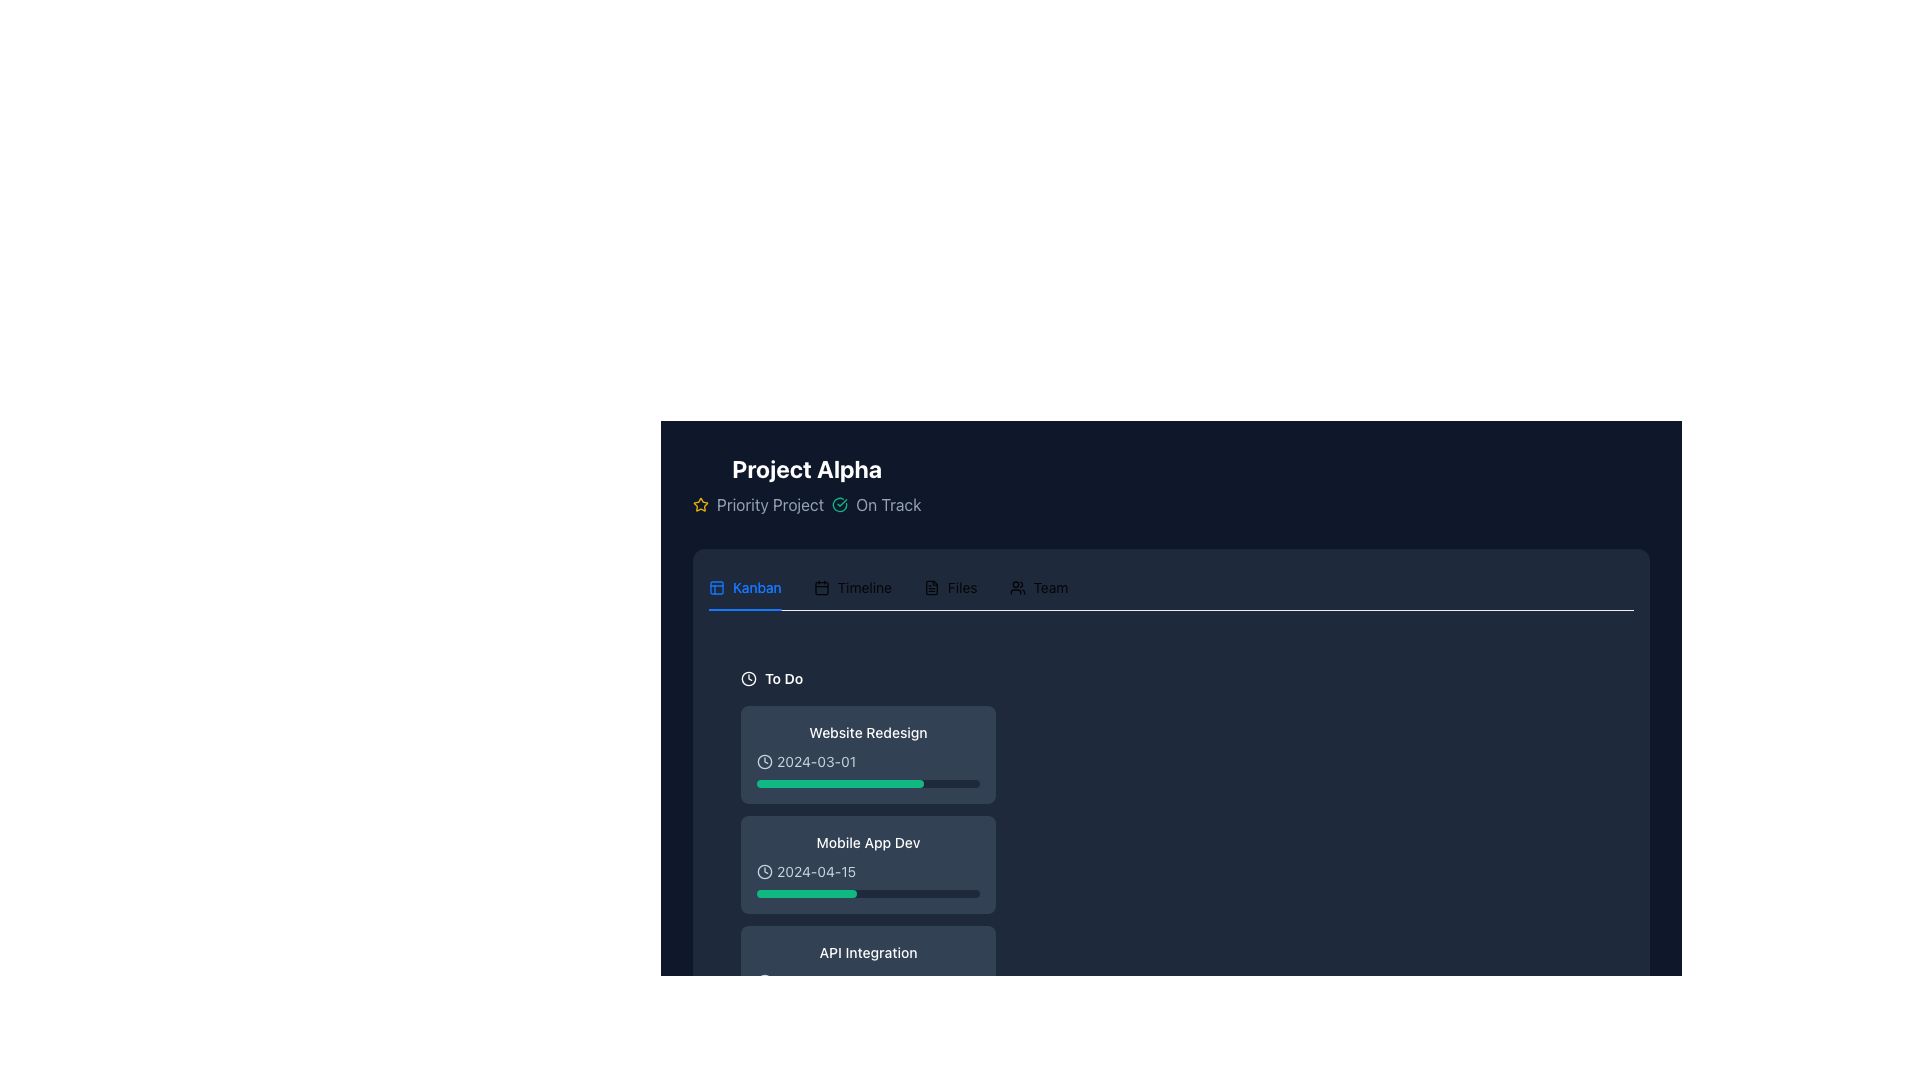  Describe the element at coordinates (716, 586) in the screenshot. I see `the Kanban icon located to the left of the text label 'Kanban' in the navigation menu` at that location.